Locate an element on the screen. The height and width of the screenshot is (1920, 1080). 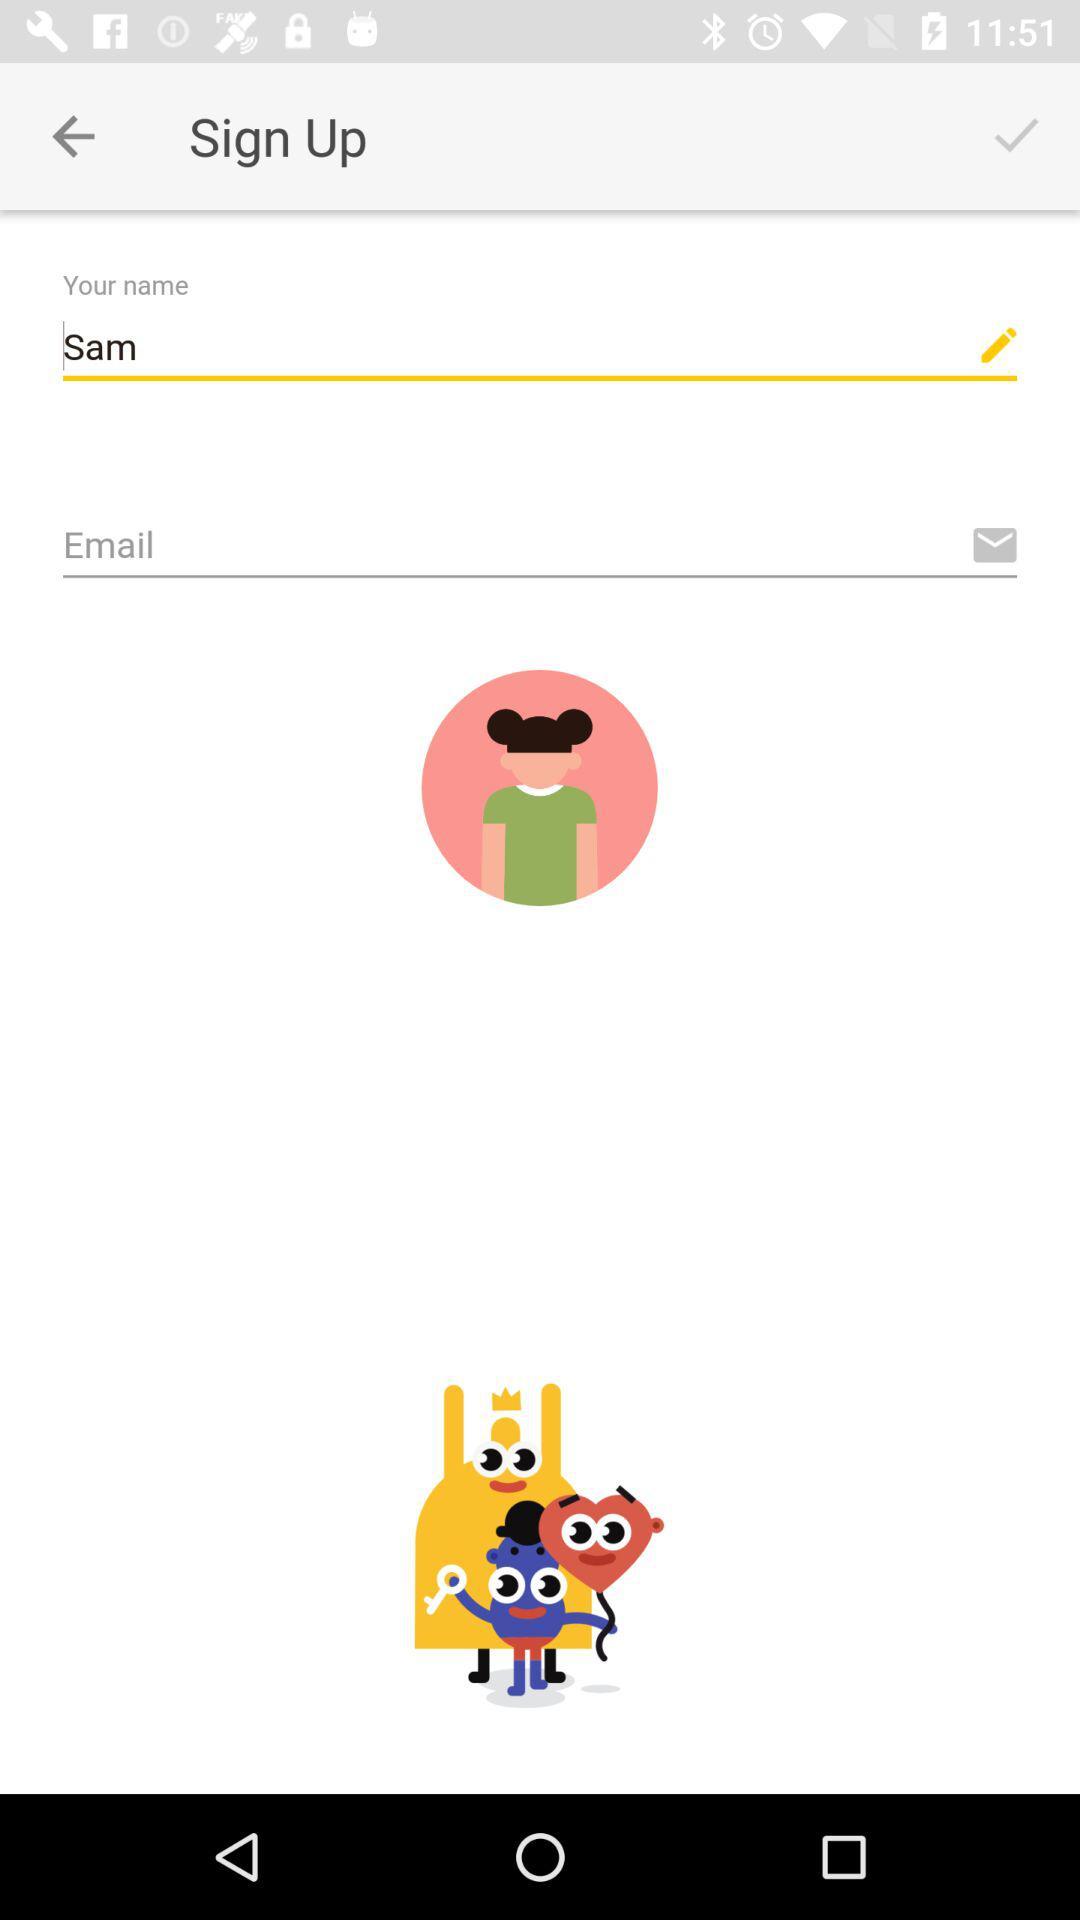
change profile picture is located at coordinates (538, 786).